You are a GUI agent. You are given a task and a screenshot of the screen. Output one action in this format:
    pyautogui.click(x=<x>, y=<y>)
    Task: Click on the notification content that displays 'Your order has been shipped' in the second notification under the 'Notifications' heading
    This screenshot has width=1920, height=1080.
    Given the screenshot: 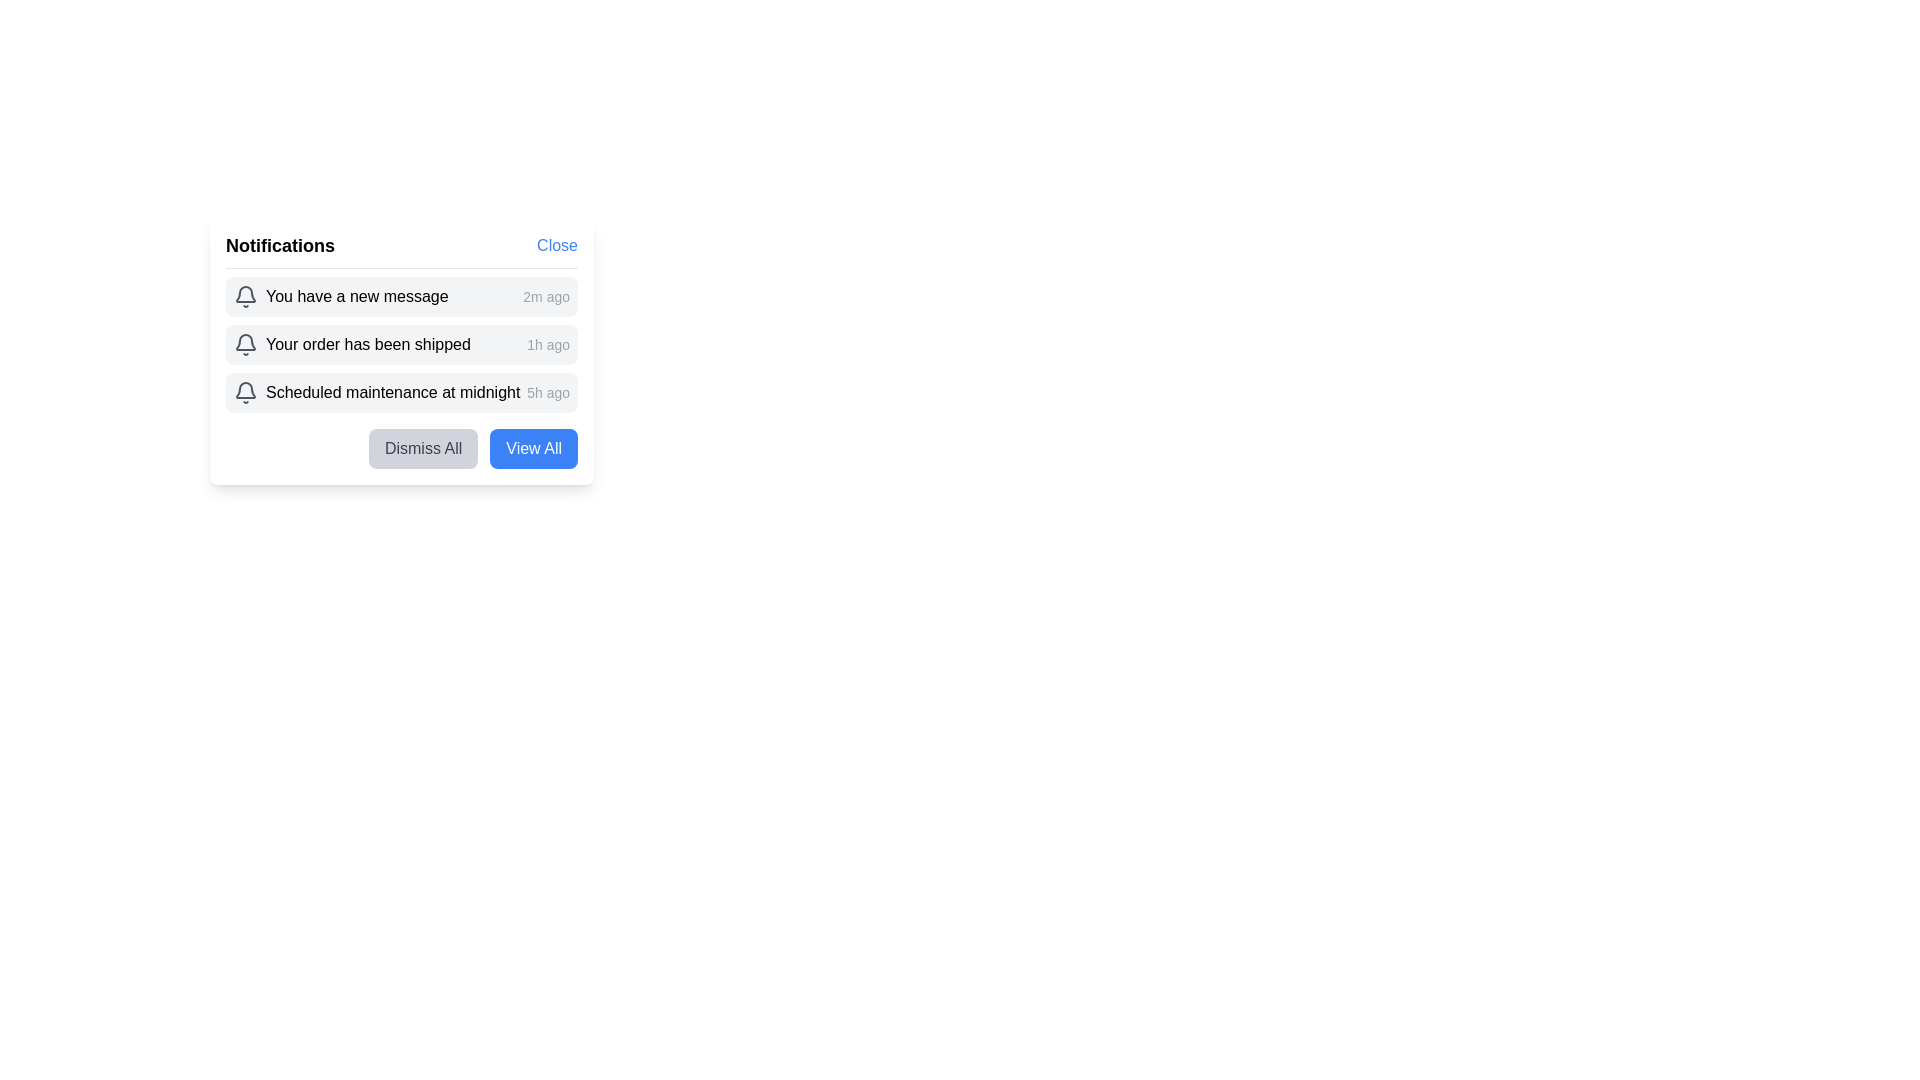 What is the action you would take?
    pyautogui.click(x=401, y=343)
    